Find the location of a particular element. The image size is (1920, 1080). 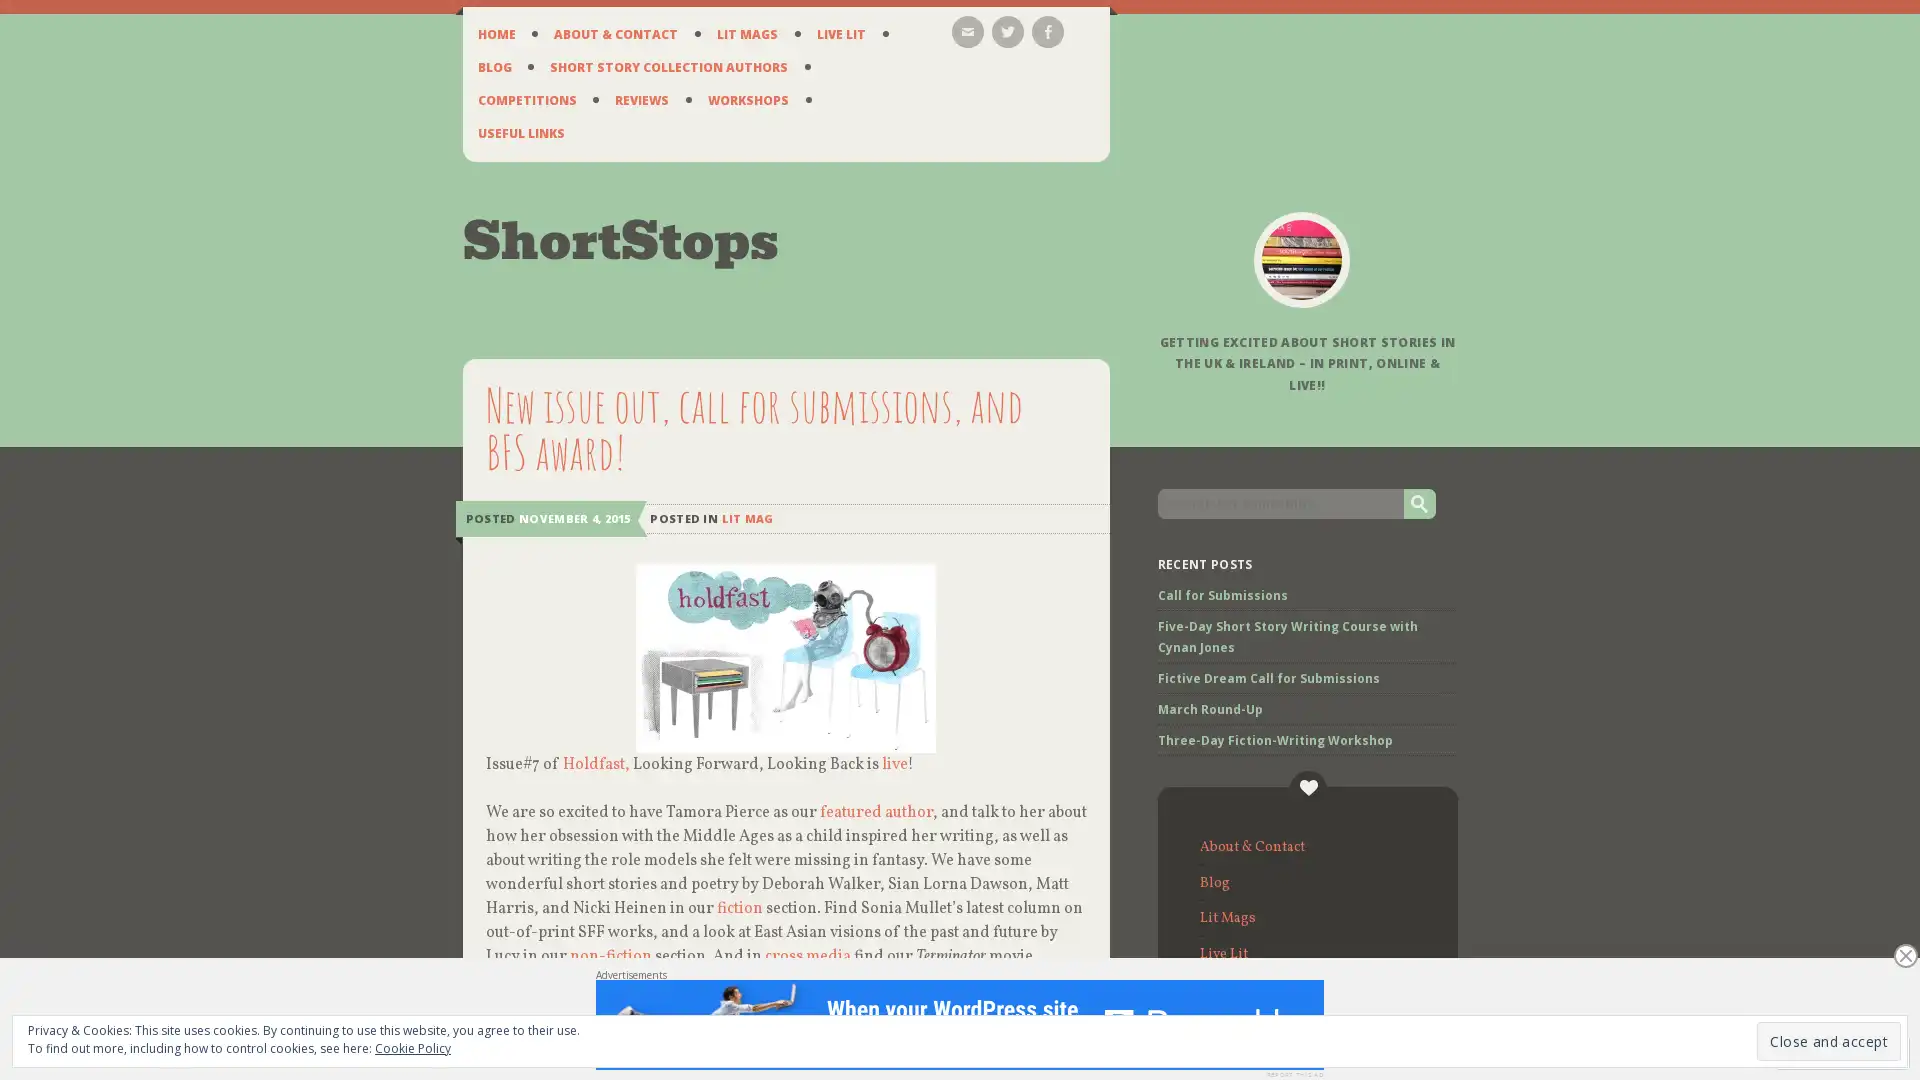

Go is located at coordinates (1419, 501).